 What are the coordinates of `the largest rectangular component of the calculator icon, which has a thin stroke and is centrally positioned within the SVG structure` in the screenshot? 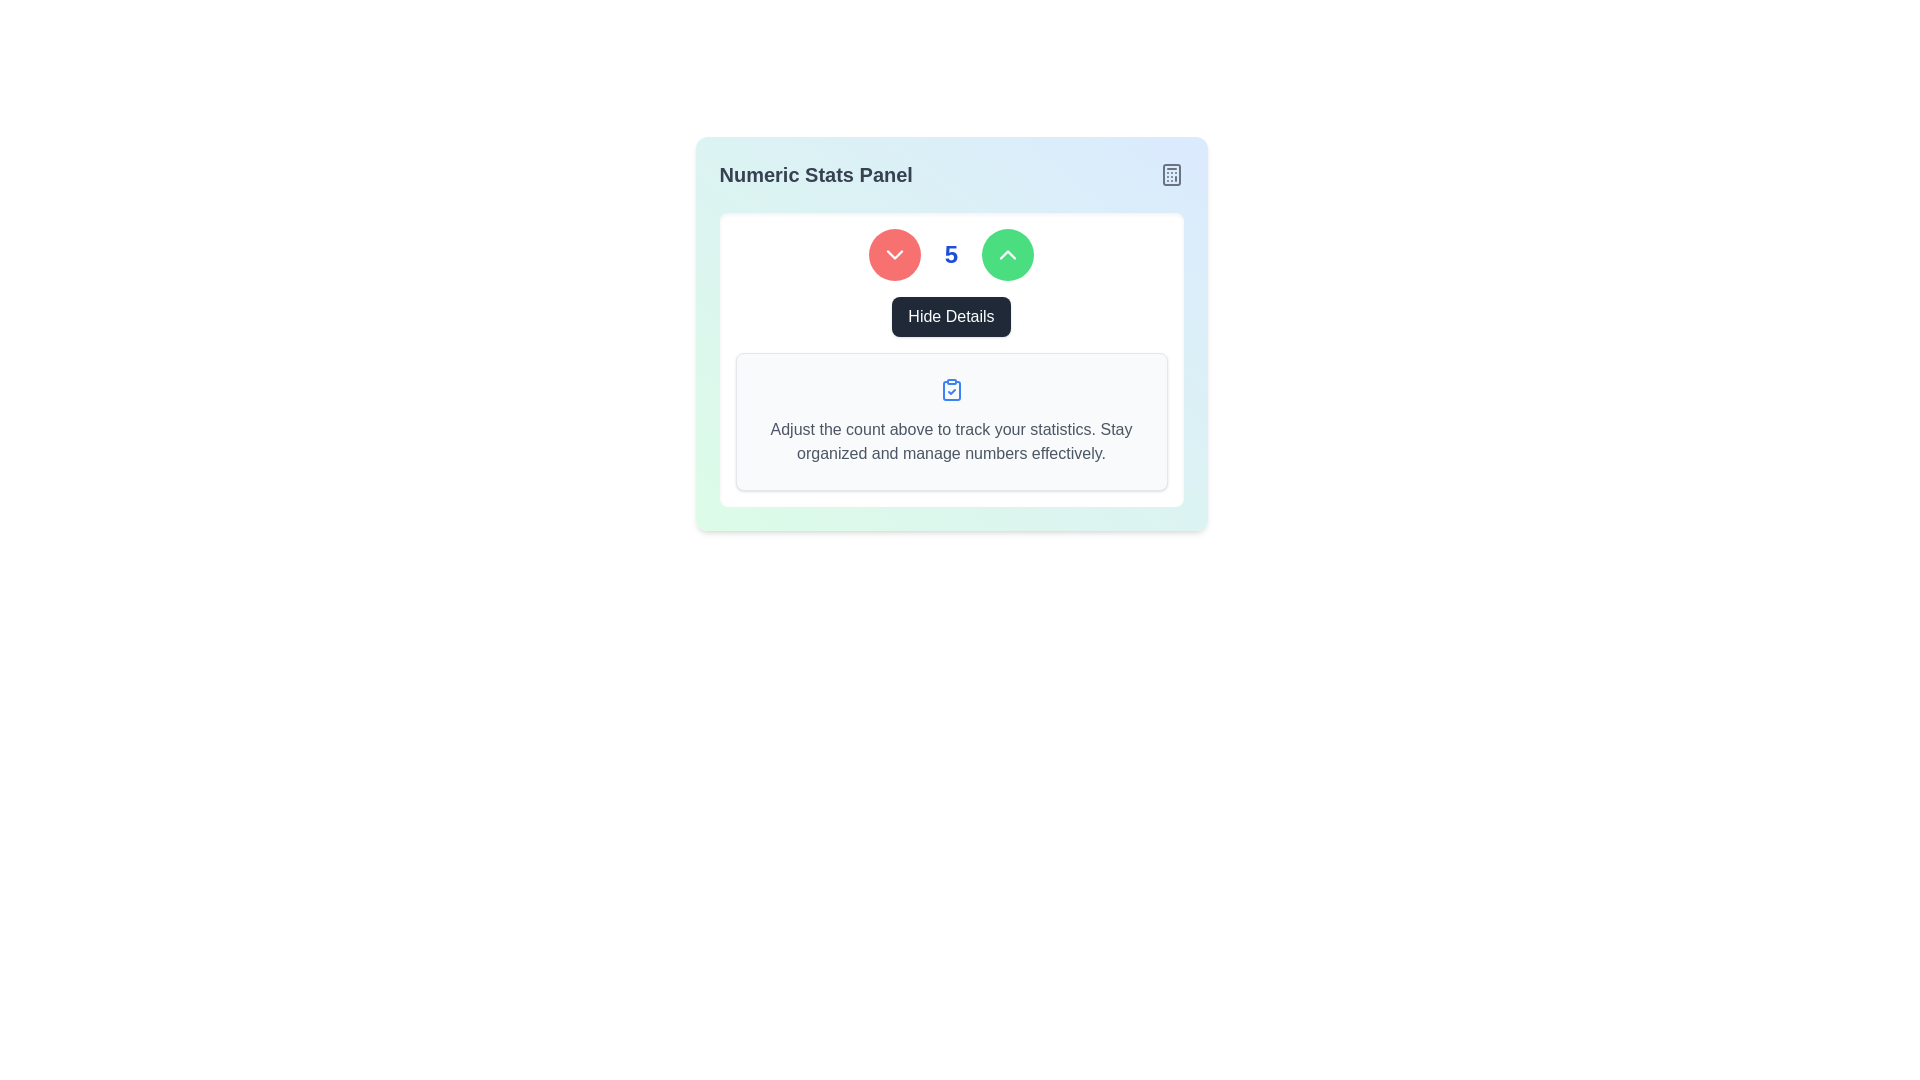 It's located at (1171, 173).